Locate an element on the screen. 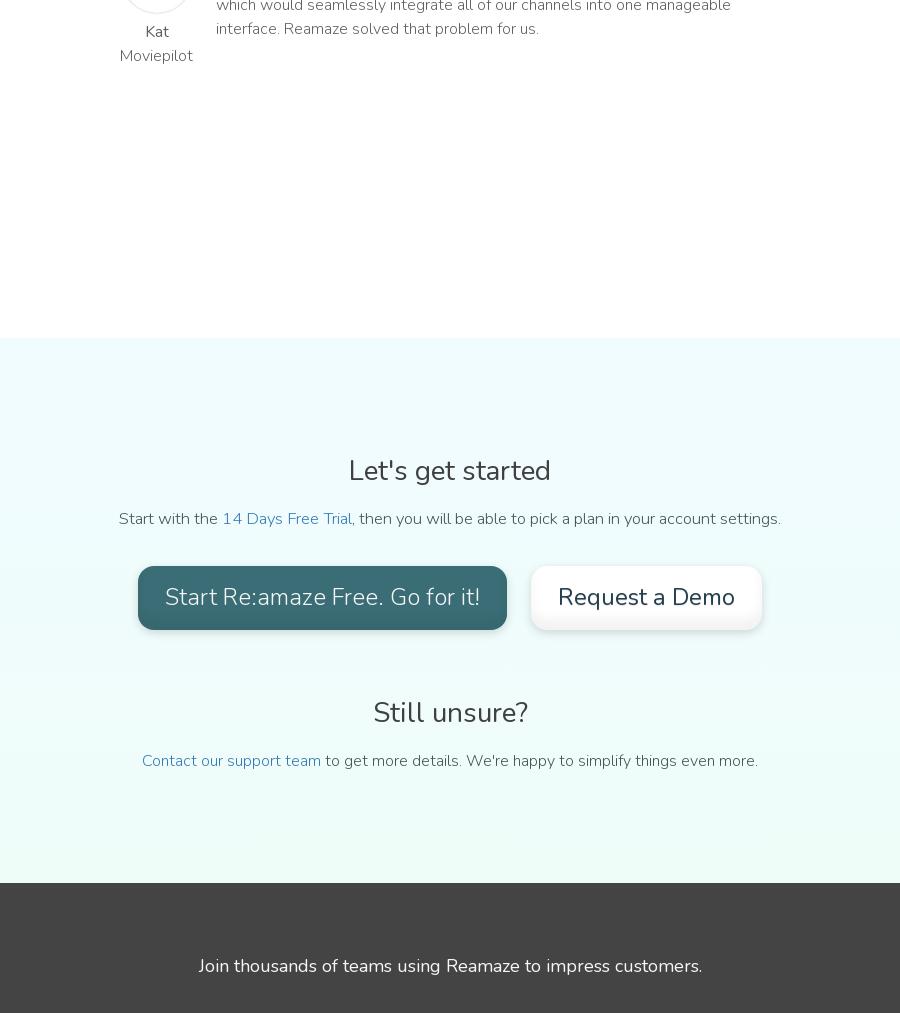 This screenshot has width=900, height=1013. 'Join thousands of teams using Reamaze to impress customers.' is located at coordinates (449, 964).